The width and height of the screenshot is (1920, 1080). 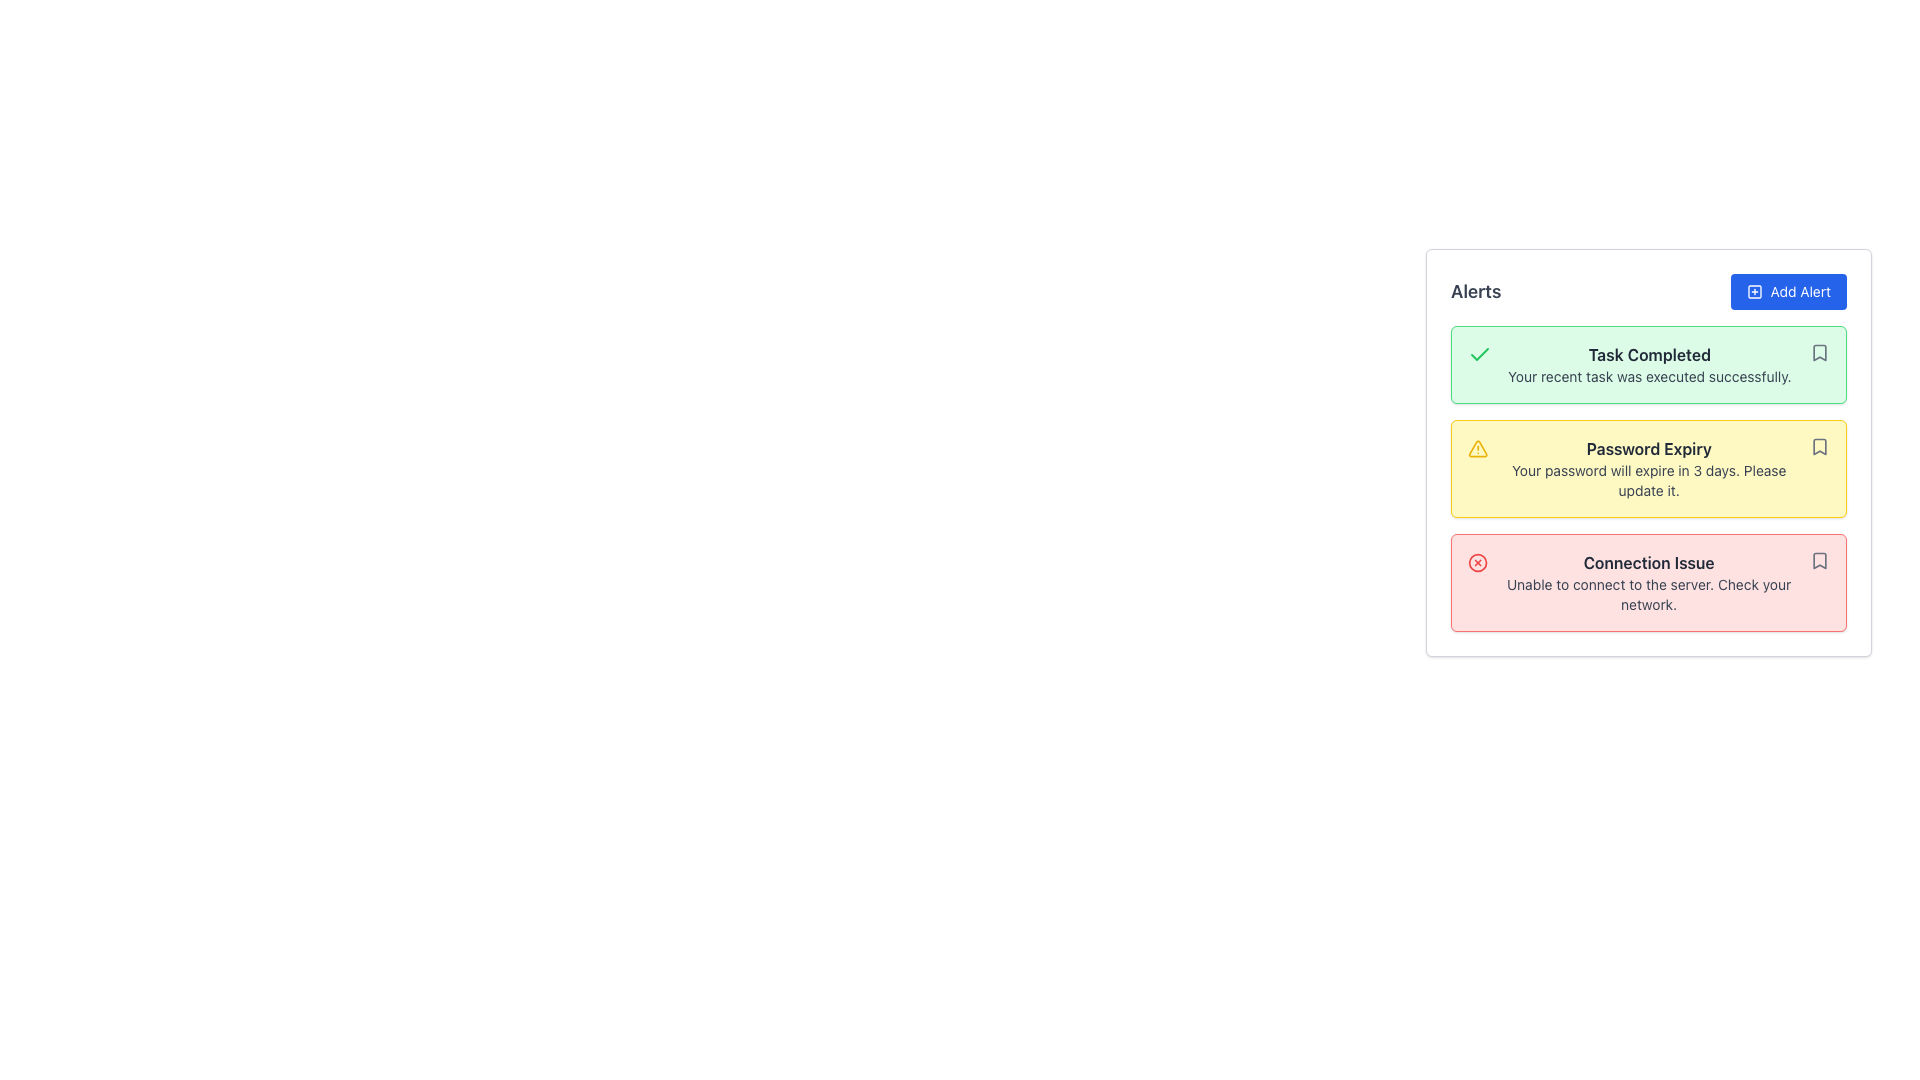 I want to click on the text label indicating a connectivity problem in the alert box below 'Password Expiry' for additional information, so click(x=1649, y=563).